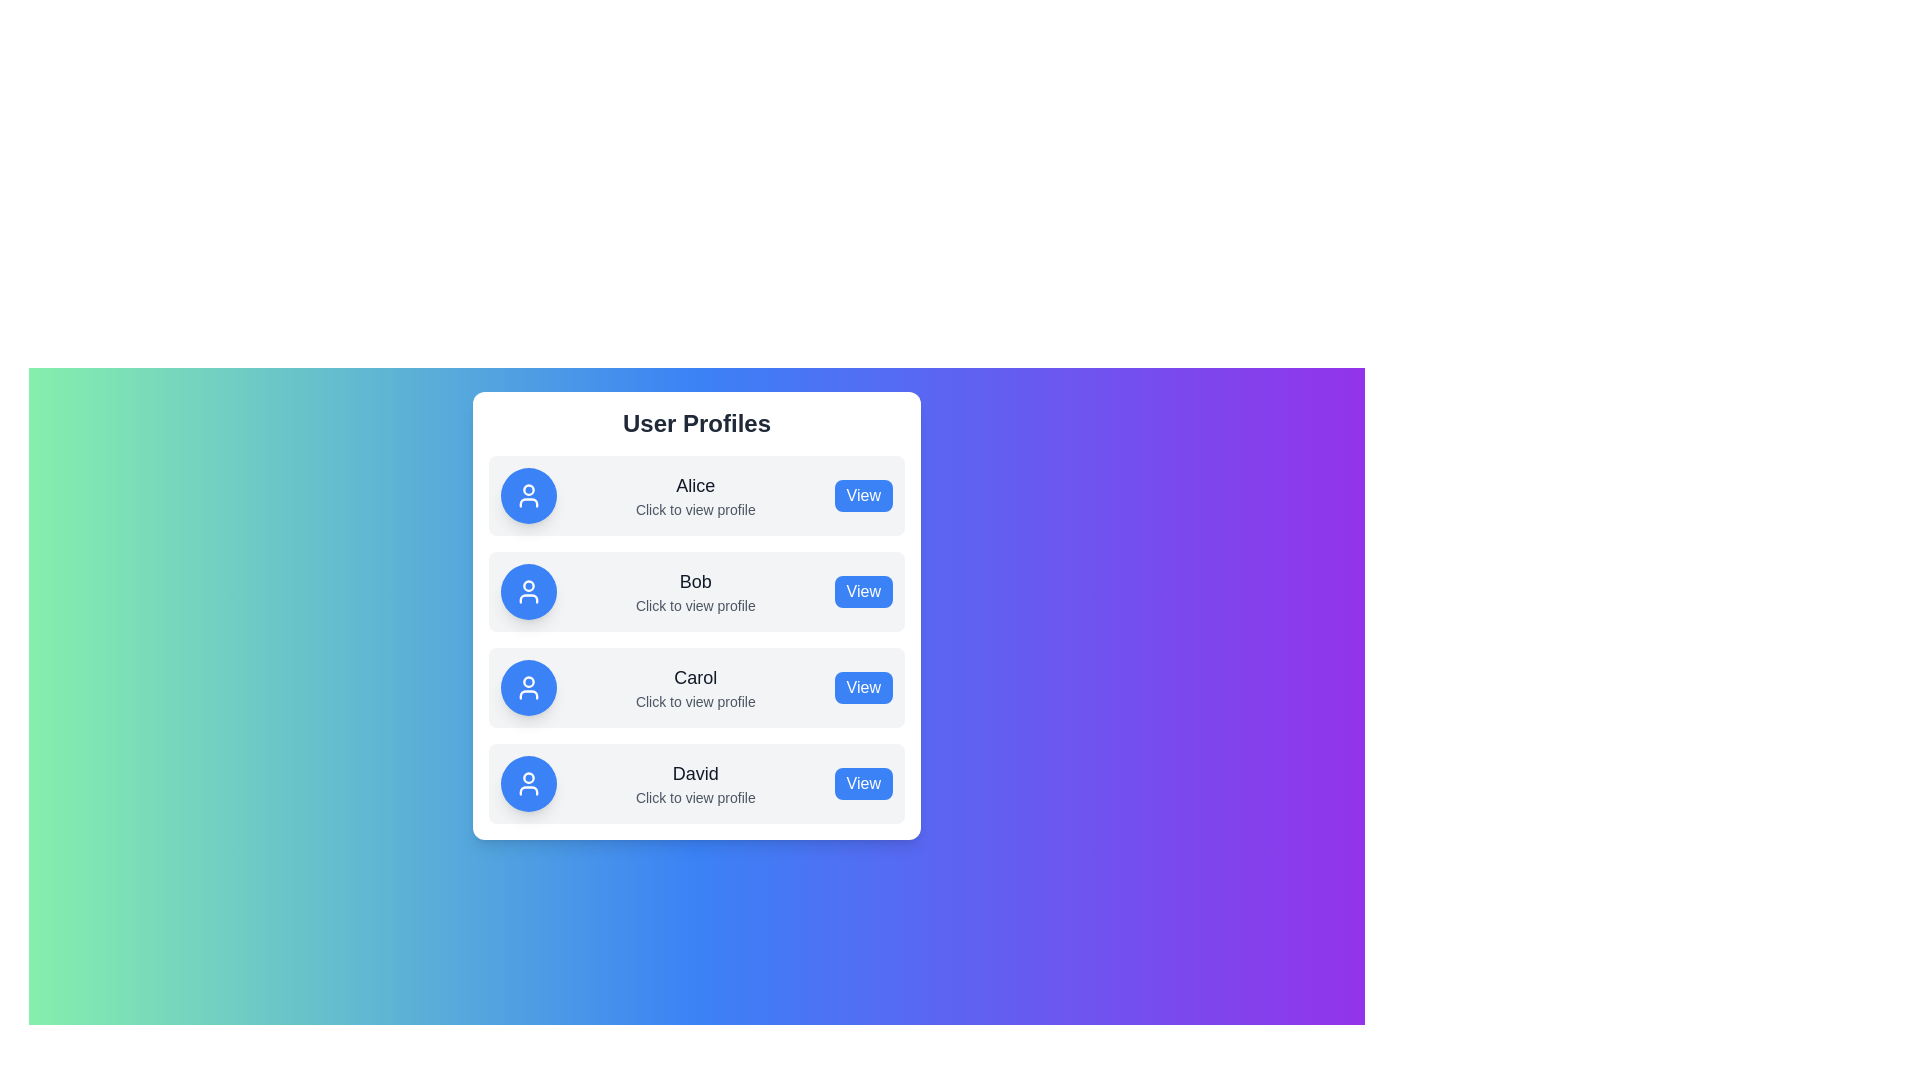 The image size is (1920, 1080). What do you see at coordinates (695, 701) in the screenshot?
I see `the text label that provides additional information about viewing Carol's profile, located in the third profile card below her name` at bounding box center [695, 701].